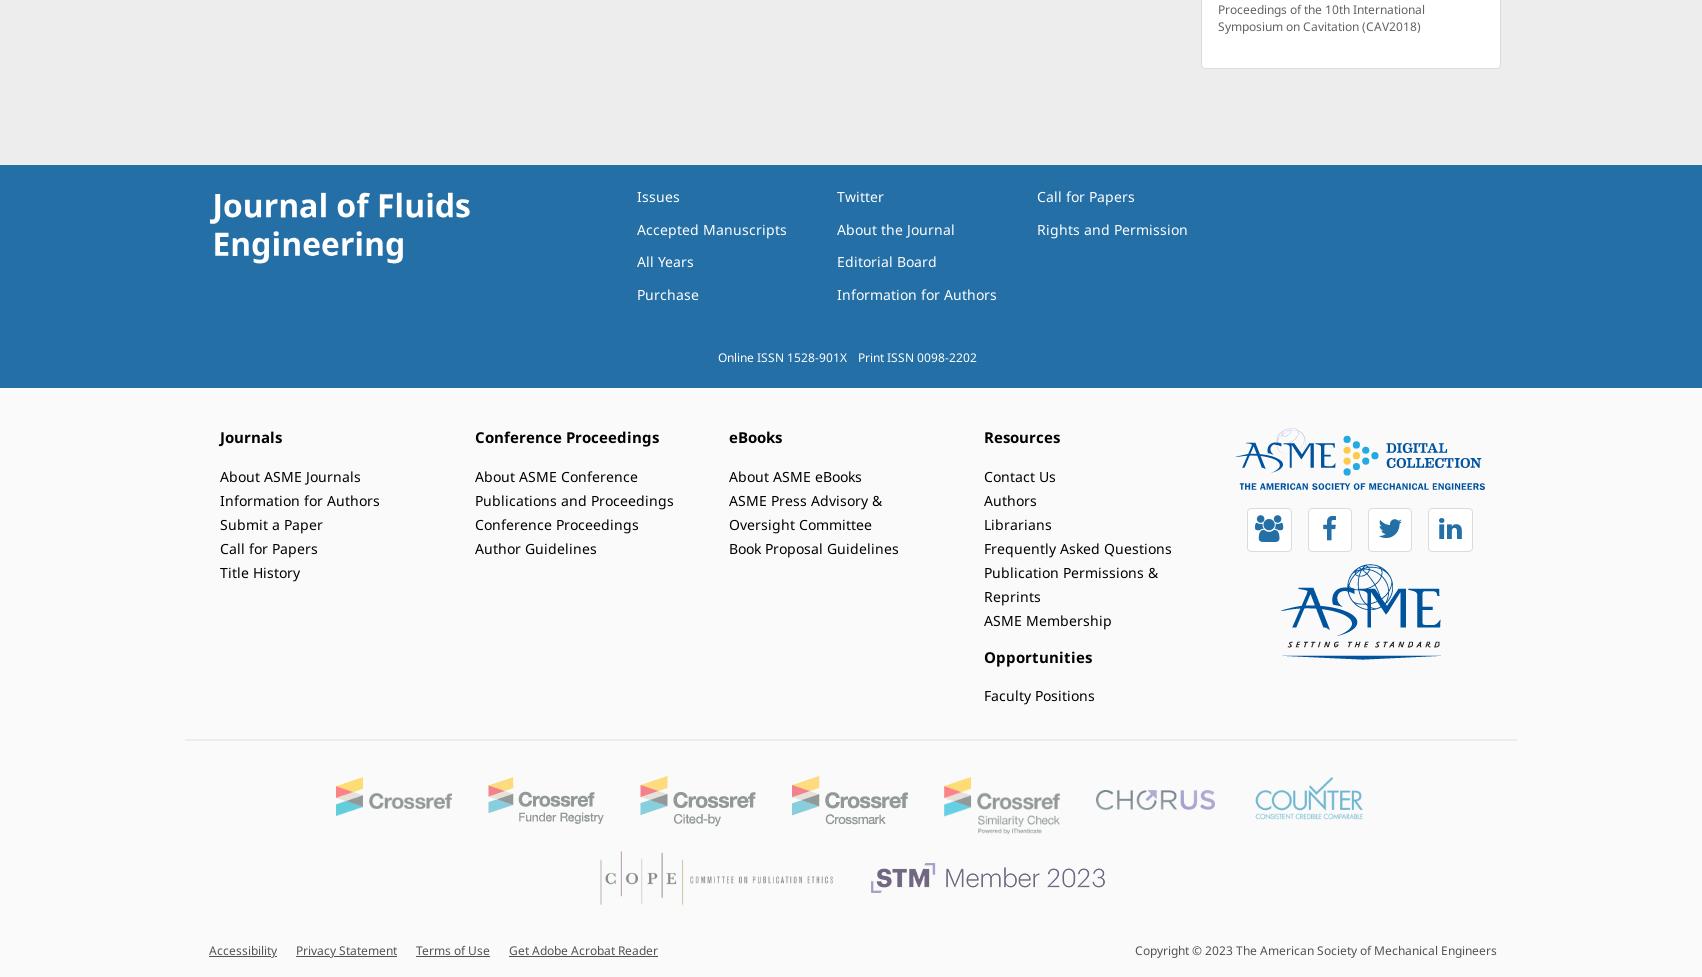 This screenshot has height=977, width=1702. Describe the element at coordinates (250, 437) in the screenshot. I see `'Journals'` at that location.